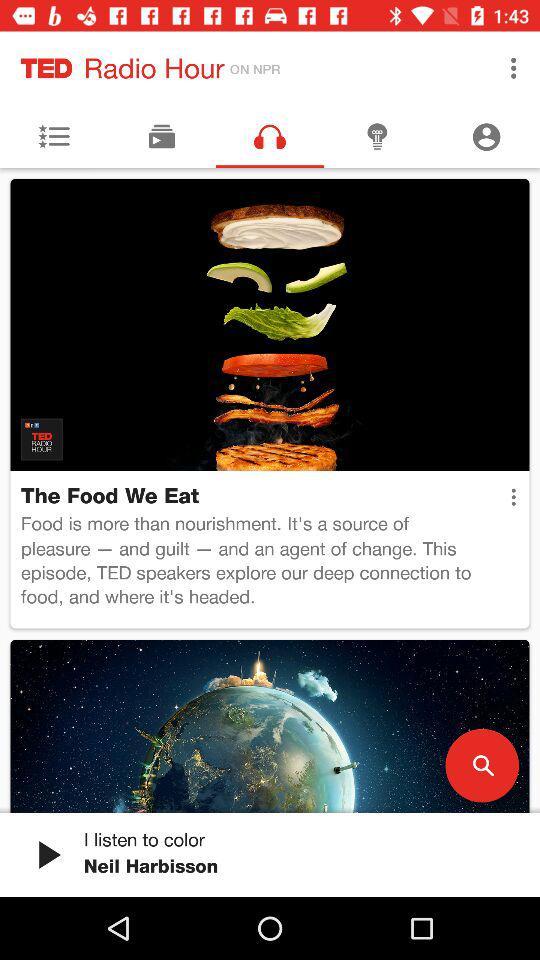 The height and width of the screenshot is (960, 540). Describe the element at coordinates (513, 496) in the screenshot. I see `the icon next to food is more` at that location.